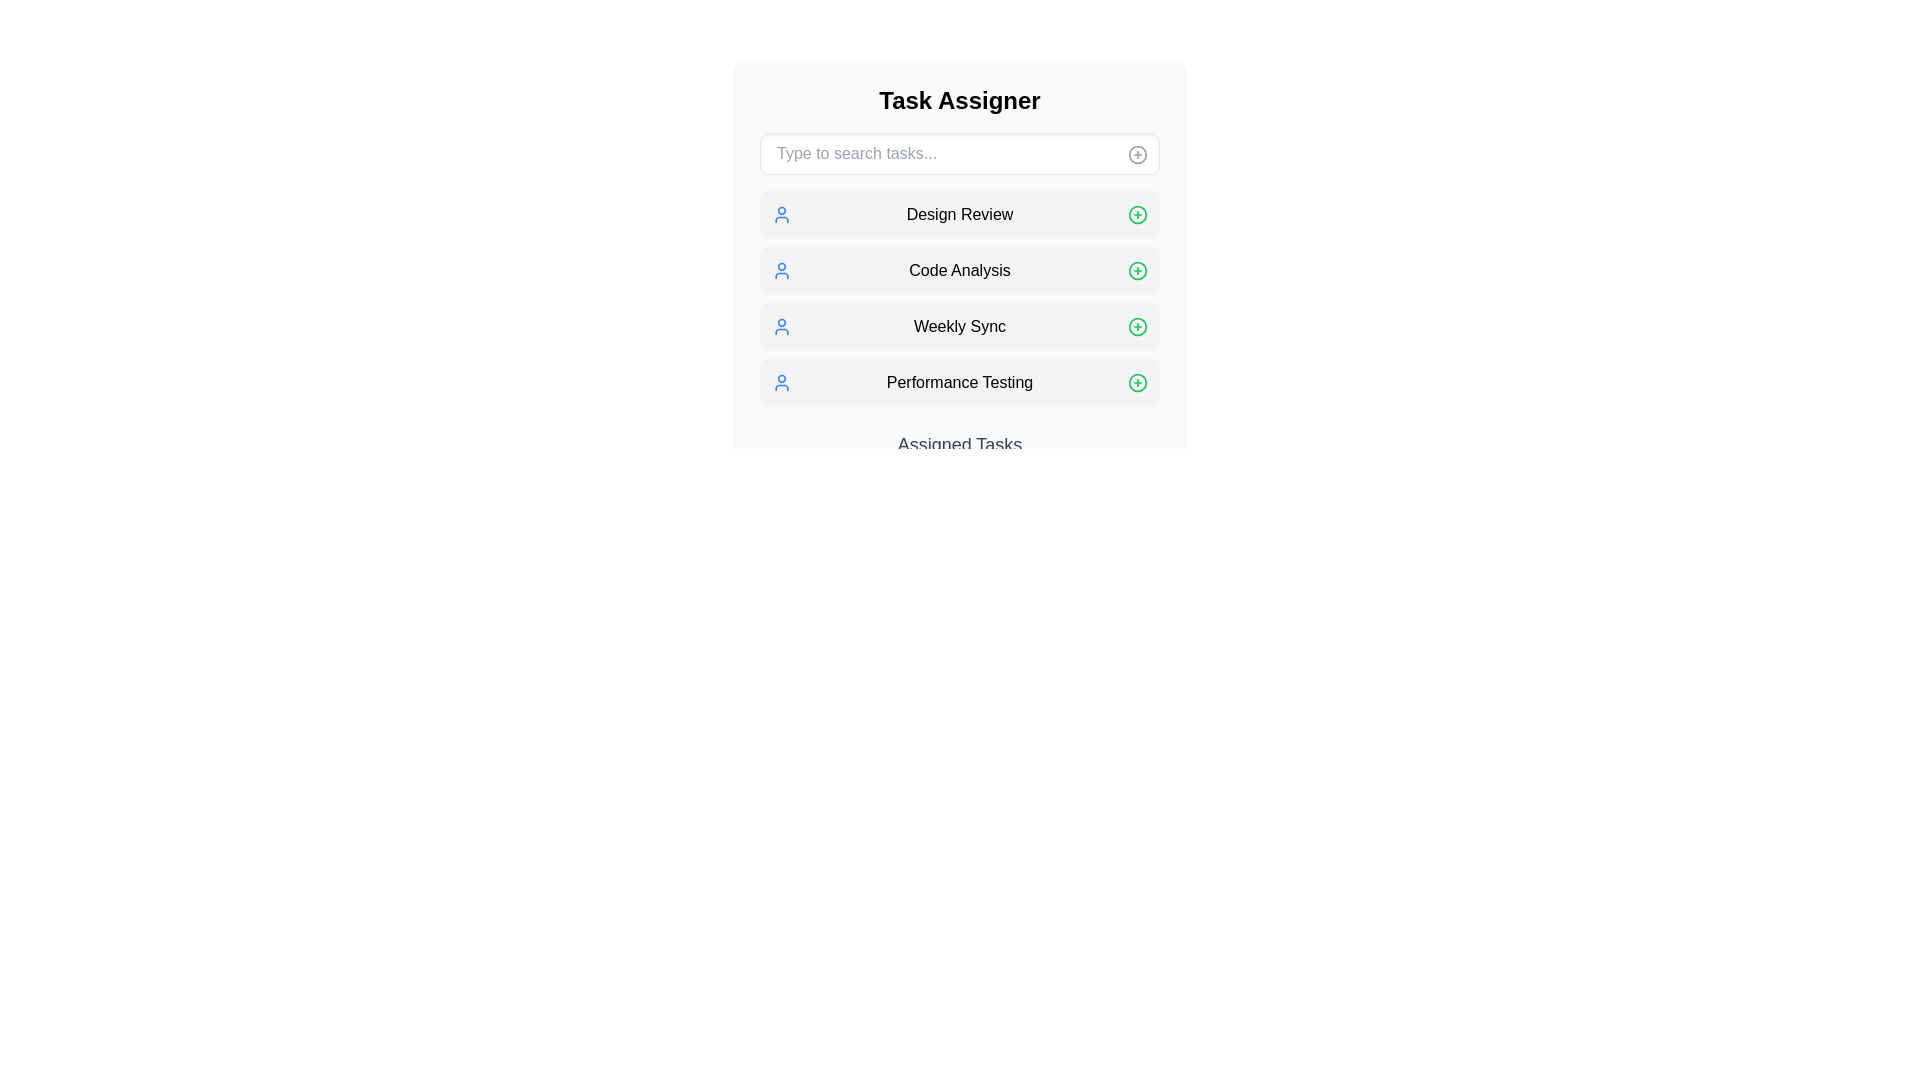  What do you see at coordinates (960, 215) in the screenshot?
I see `the first task card in the 'Task Assigner' section, which is labeled 'Design Review'` at bounding box center [960, 215].